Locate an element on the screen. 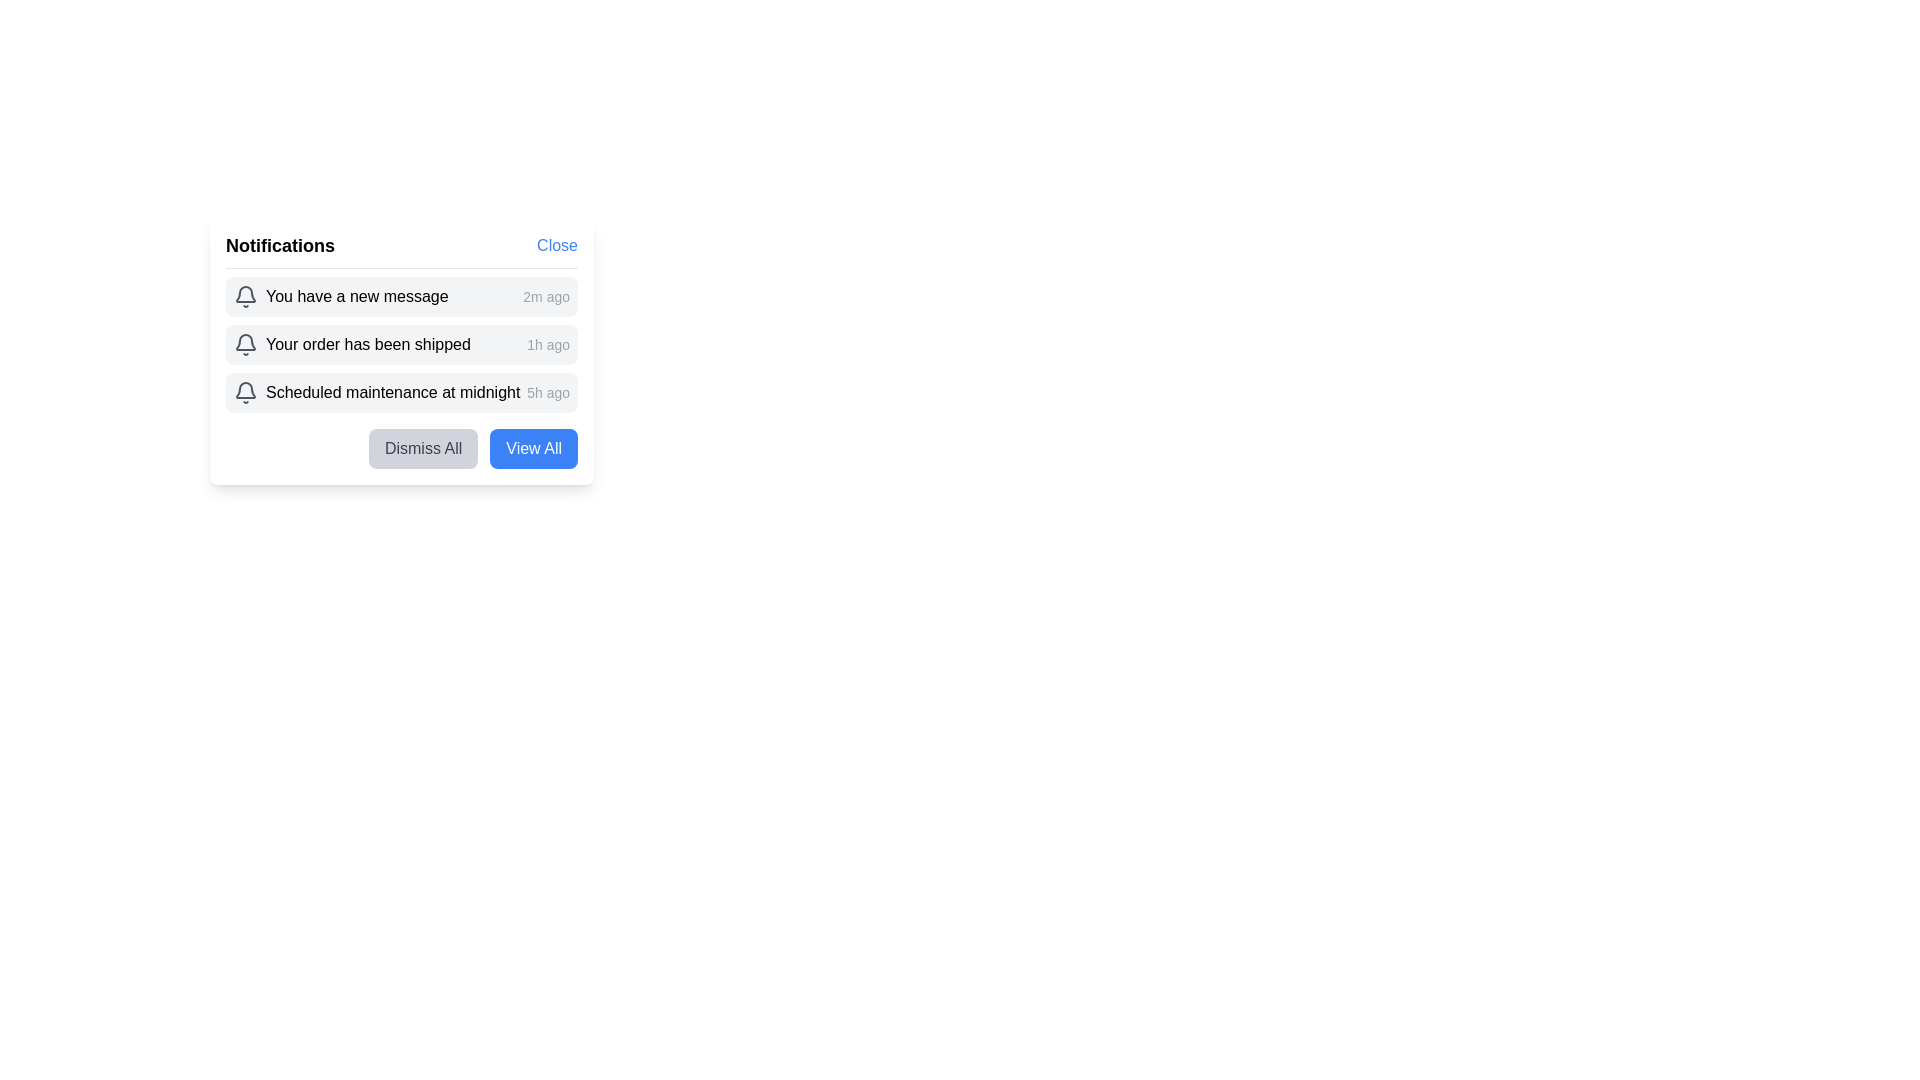  the textual label stating '1h ago', which is a timestamp for a notification about 'Your order has been shipped' is located at coordinates (548, 343).